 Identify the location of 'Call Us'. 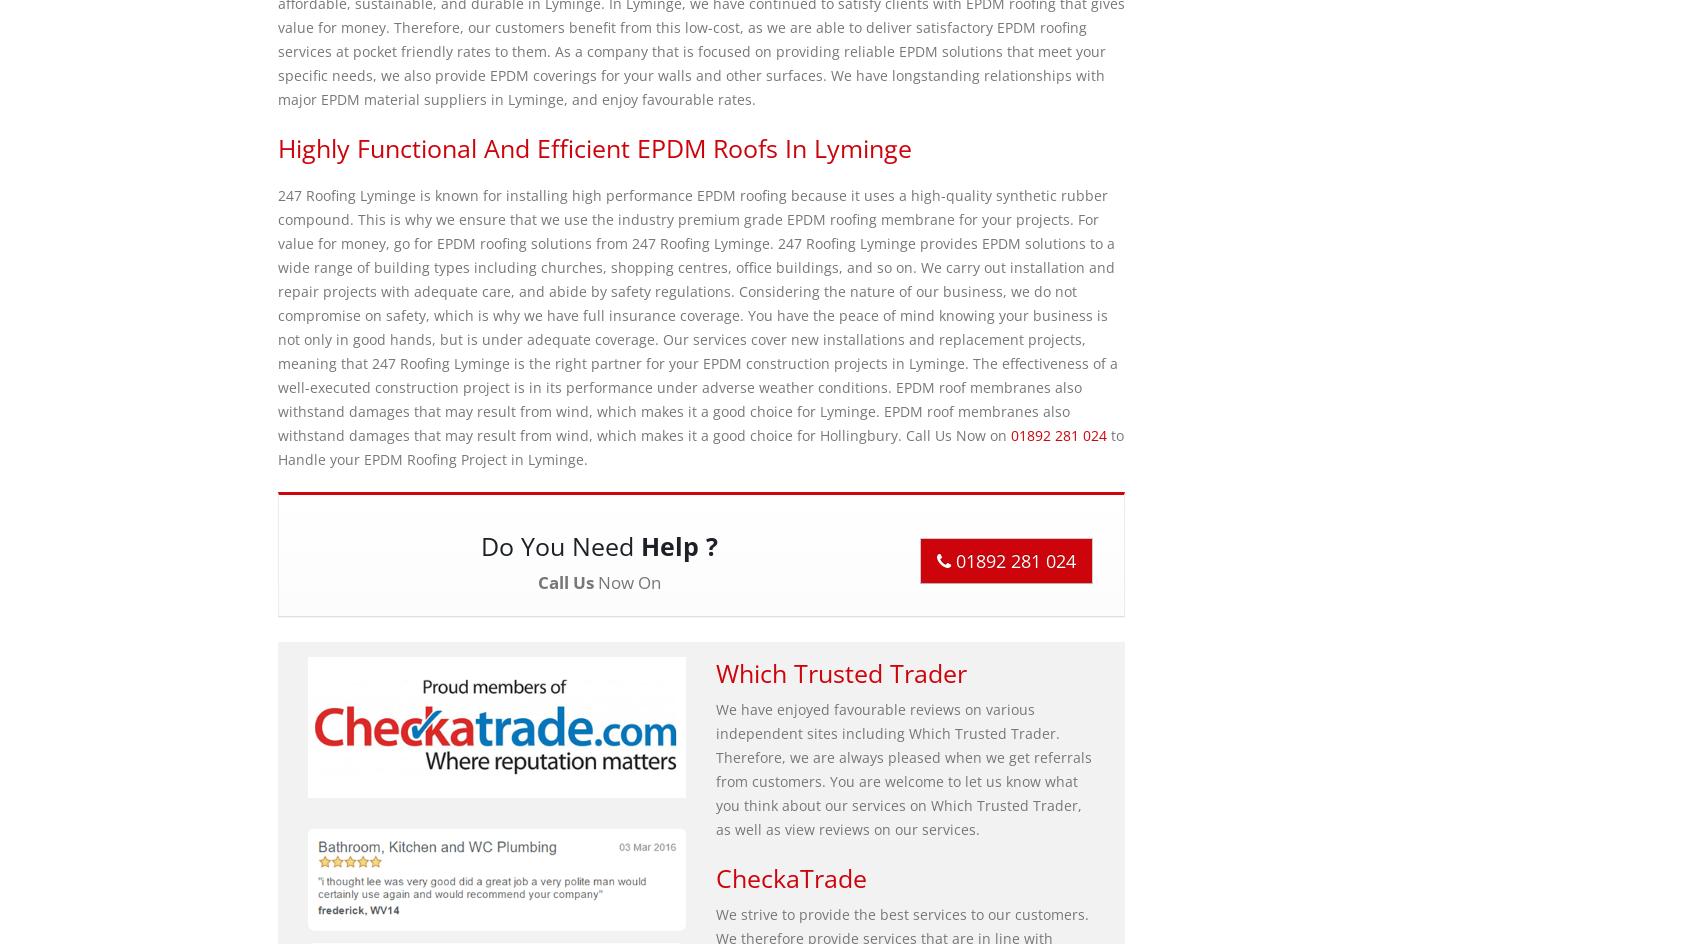
(565, 581).